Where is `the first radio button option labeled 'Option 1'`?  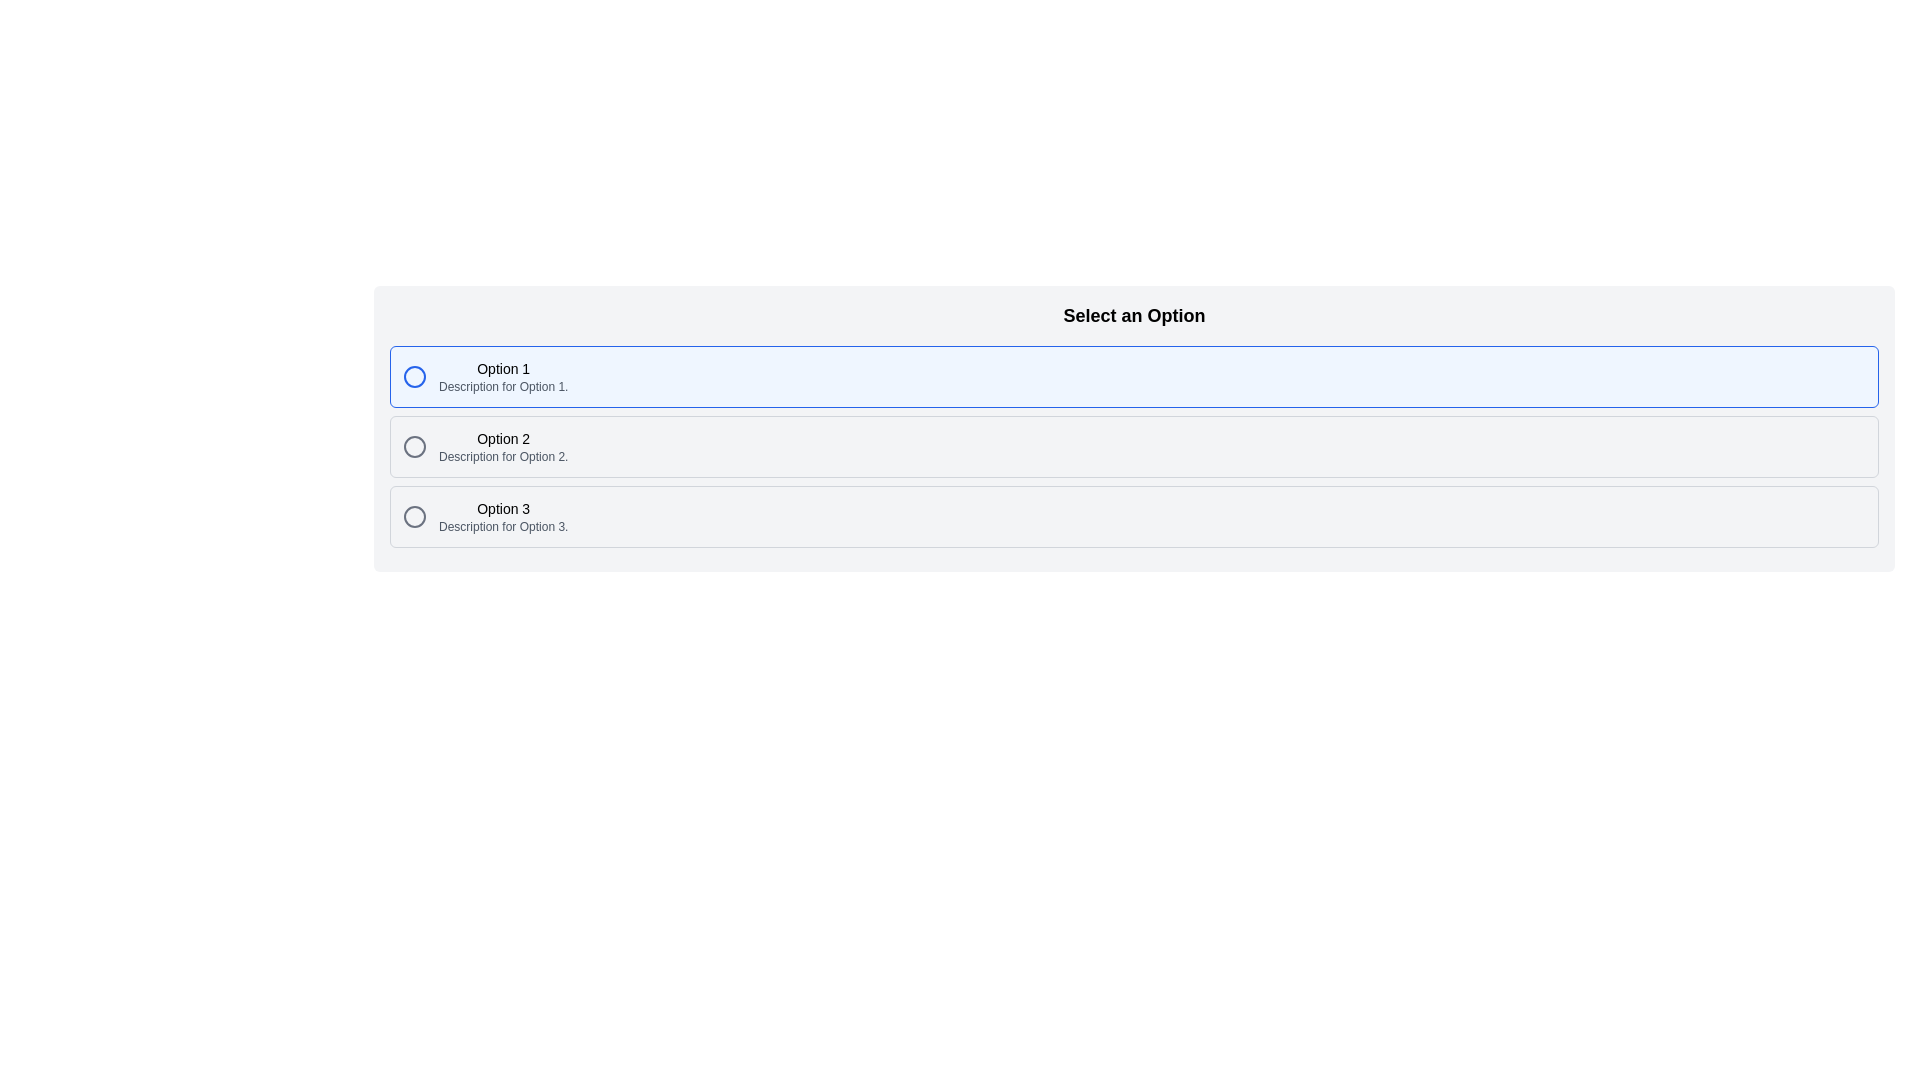
the first radio button option labeled 'Option 1' is located at coordinates (1134, 377).